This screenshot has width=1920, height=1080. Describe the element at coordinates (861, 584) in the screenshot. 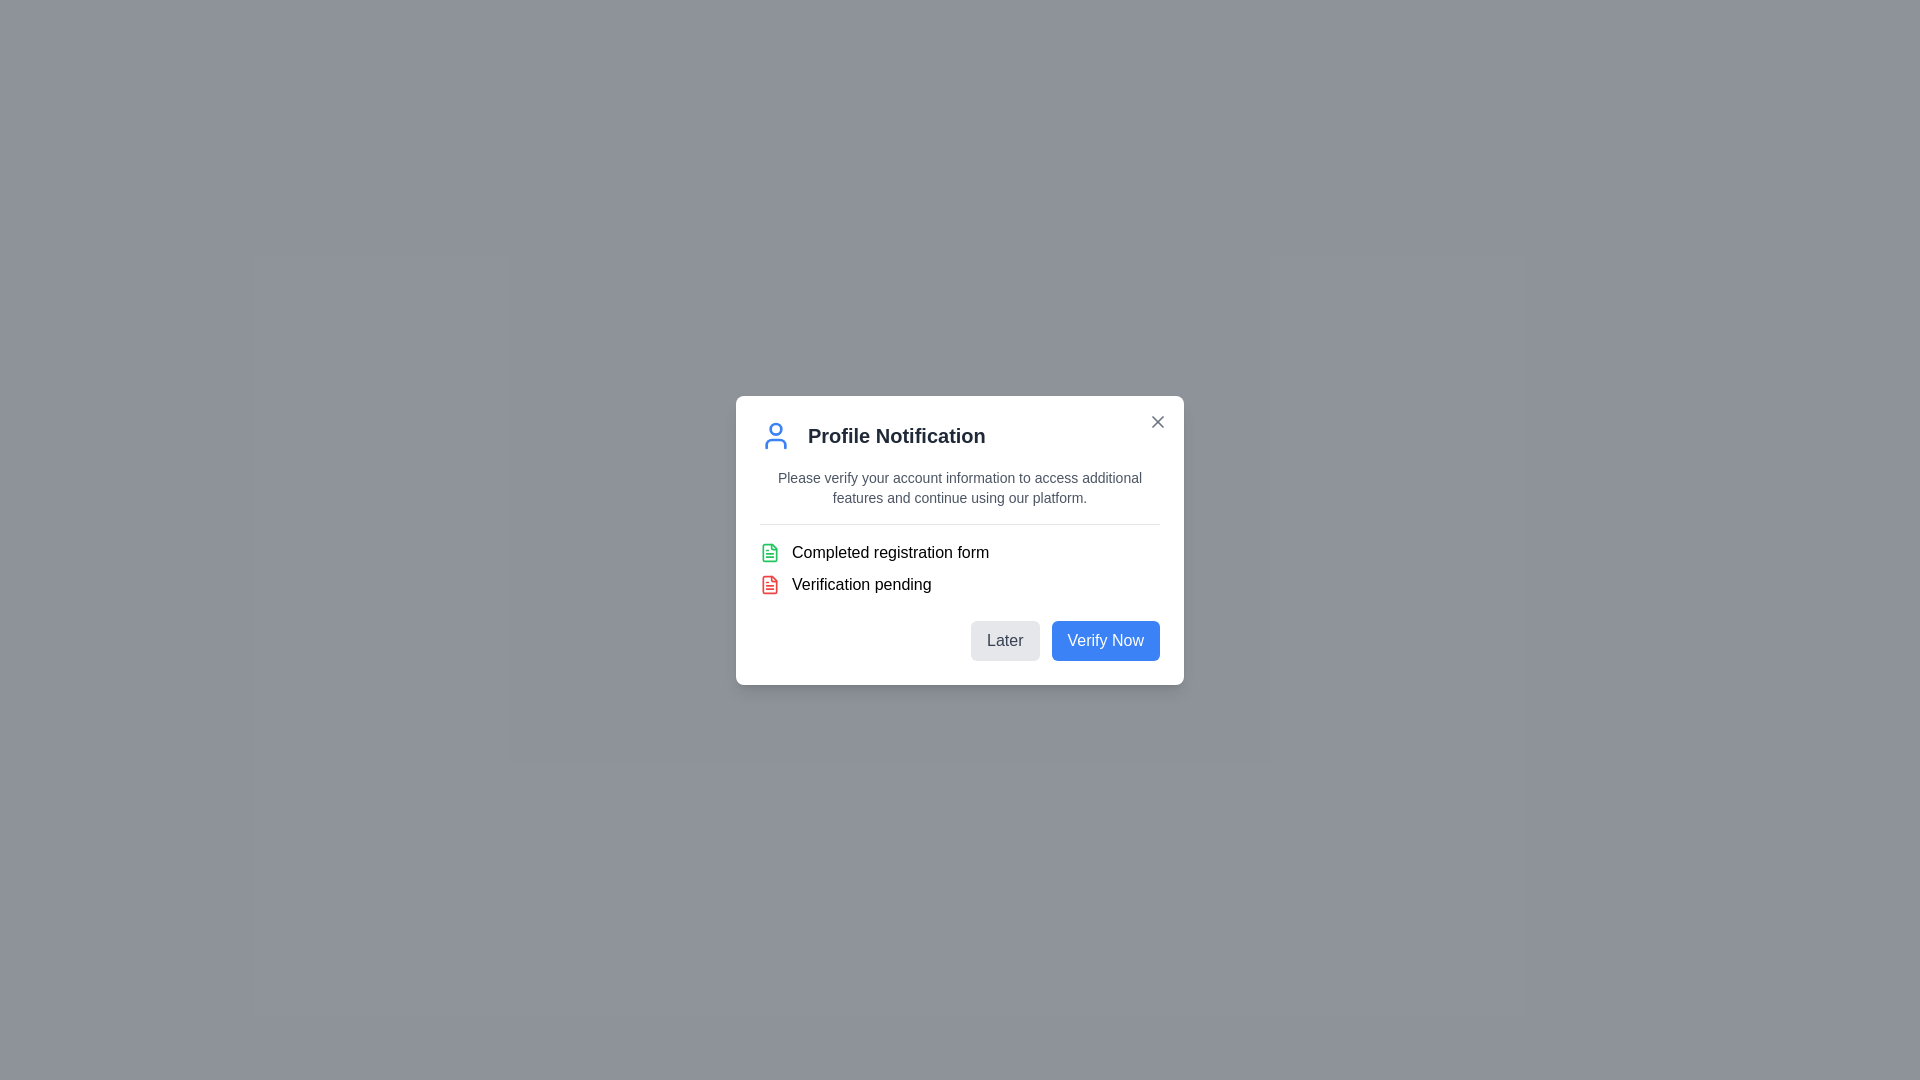

I see `the text label indicating the pending verification status of an account or task, located under 'Profile Notification' as the second item in the list` at that location.